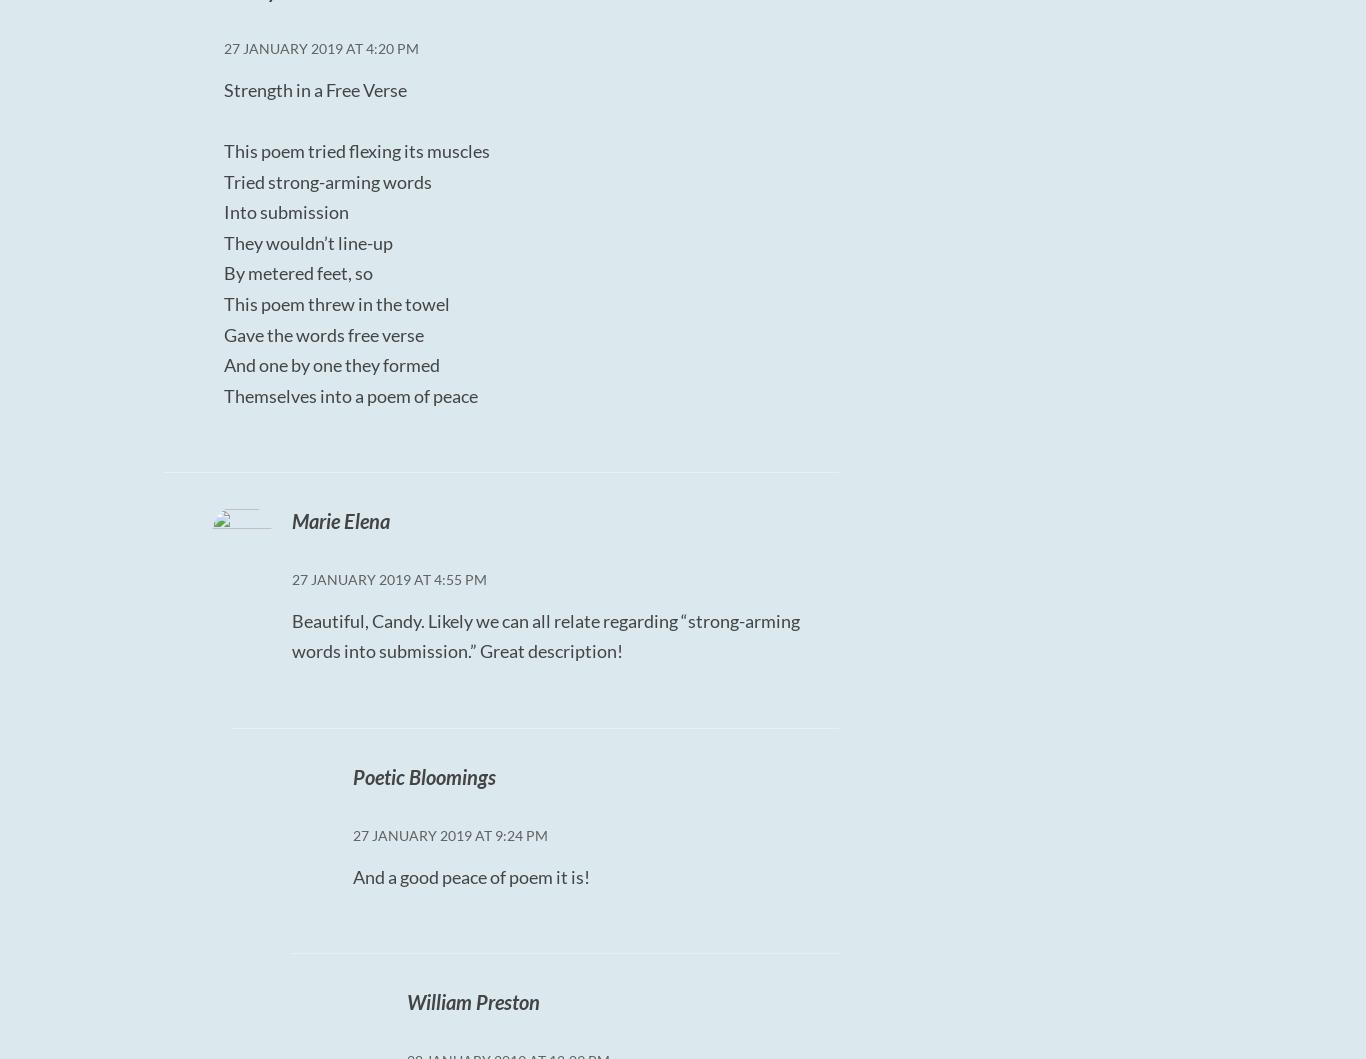  I want to click on 'Tried strong-arming words', so click(327, 179).